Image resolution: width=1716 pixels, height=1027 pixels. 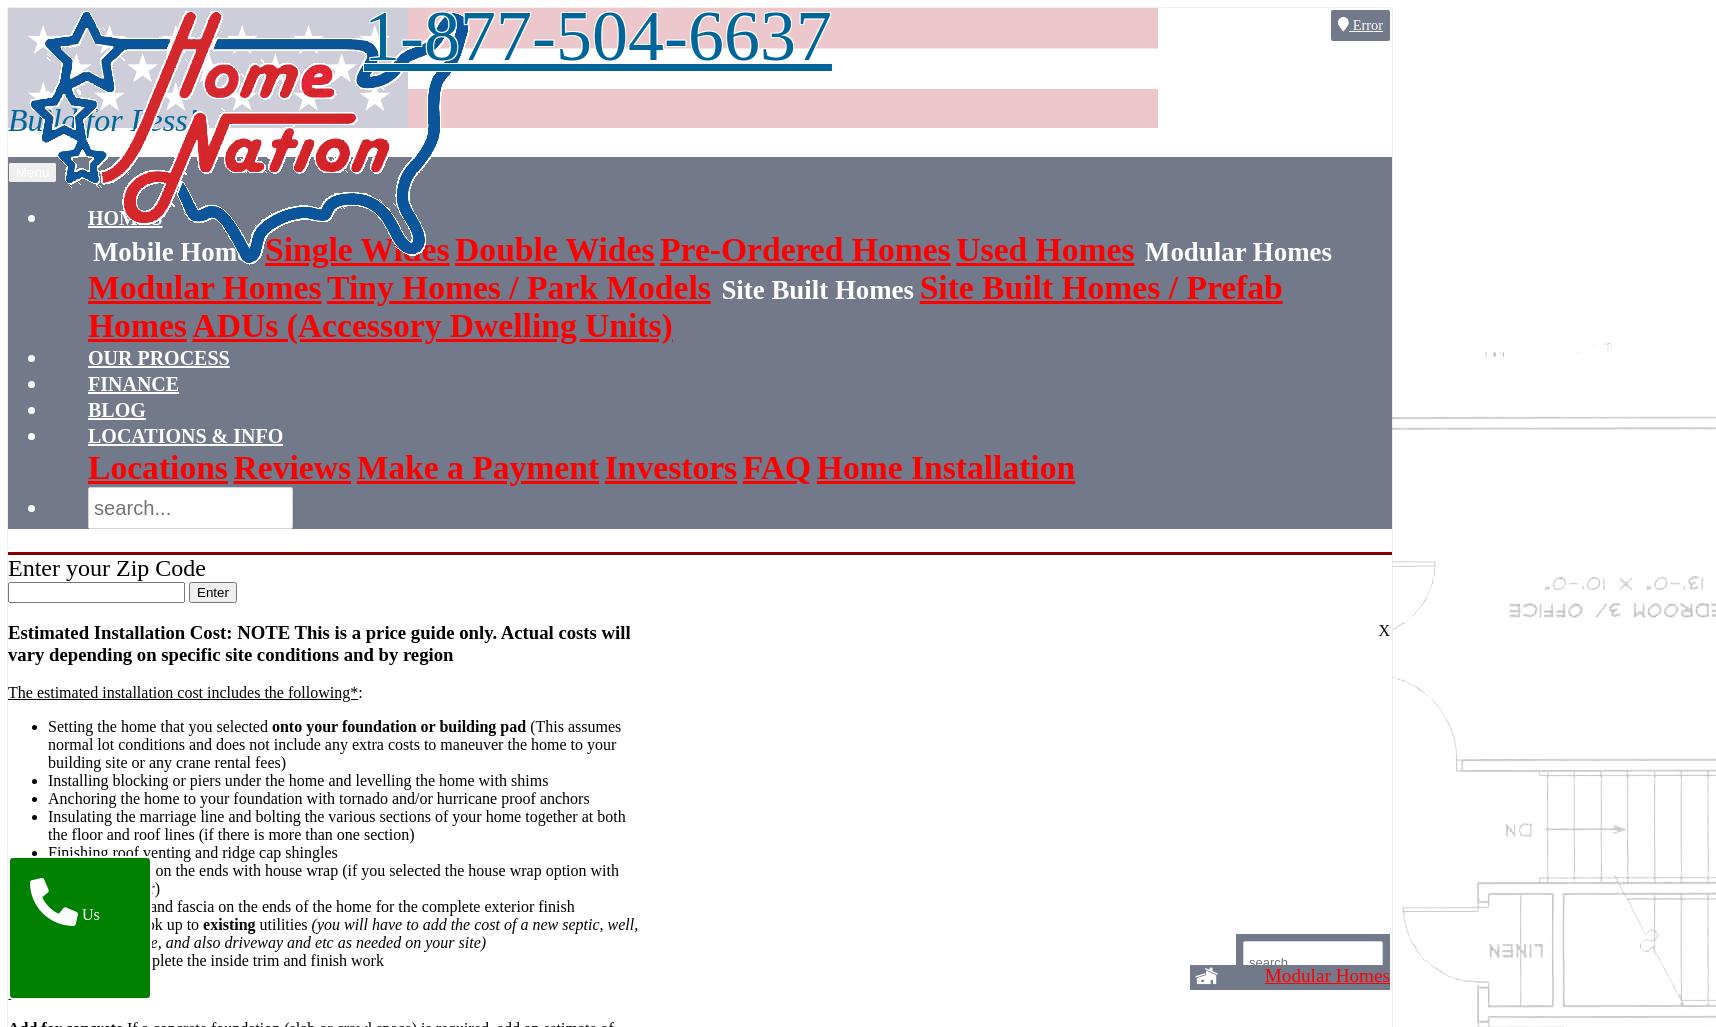 I want to click on 'Build for Less!', so click(x=101, y=119).